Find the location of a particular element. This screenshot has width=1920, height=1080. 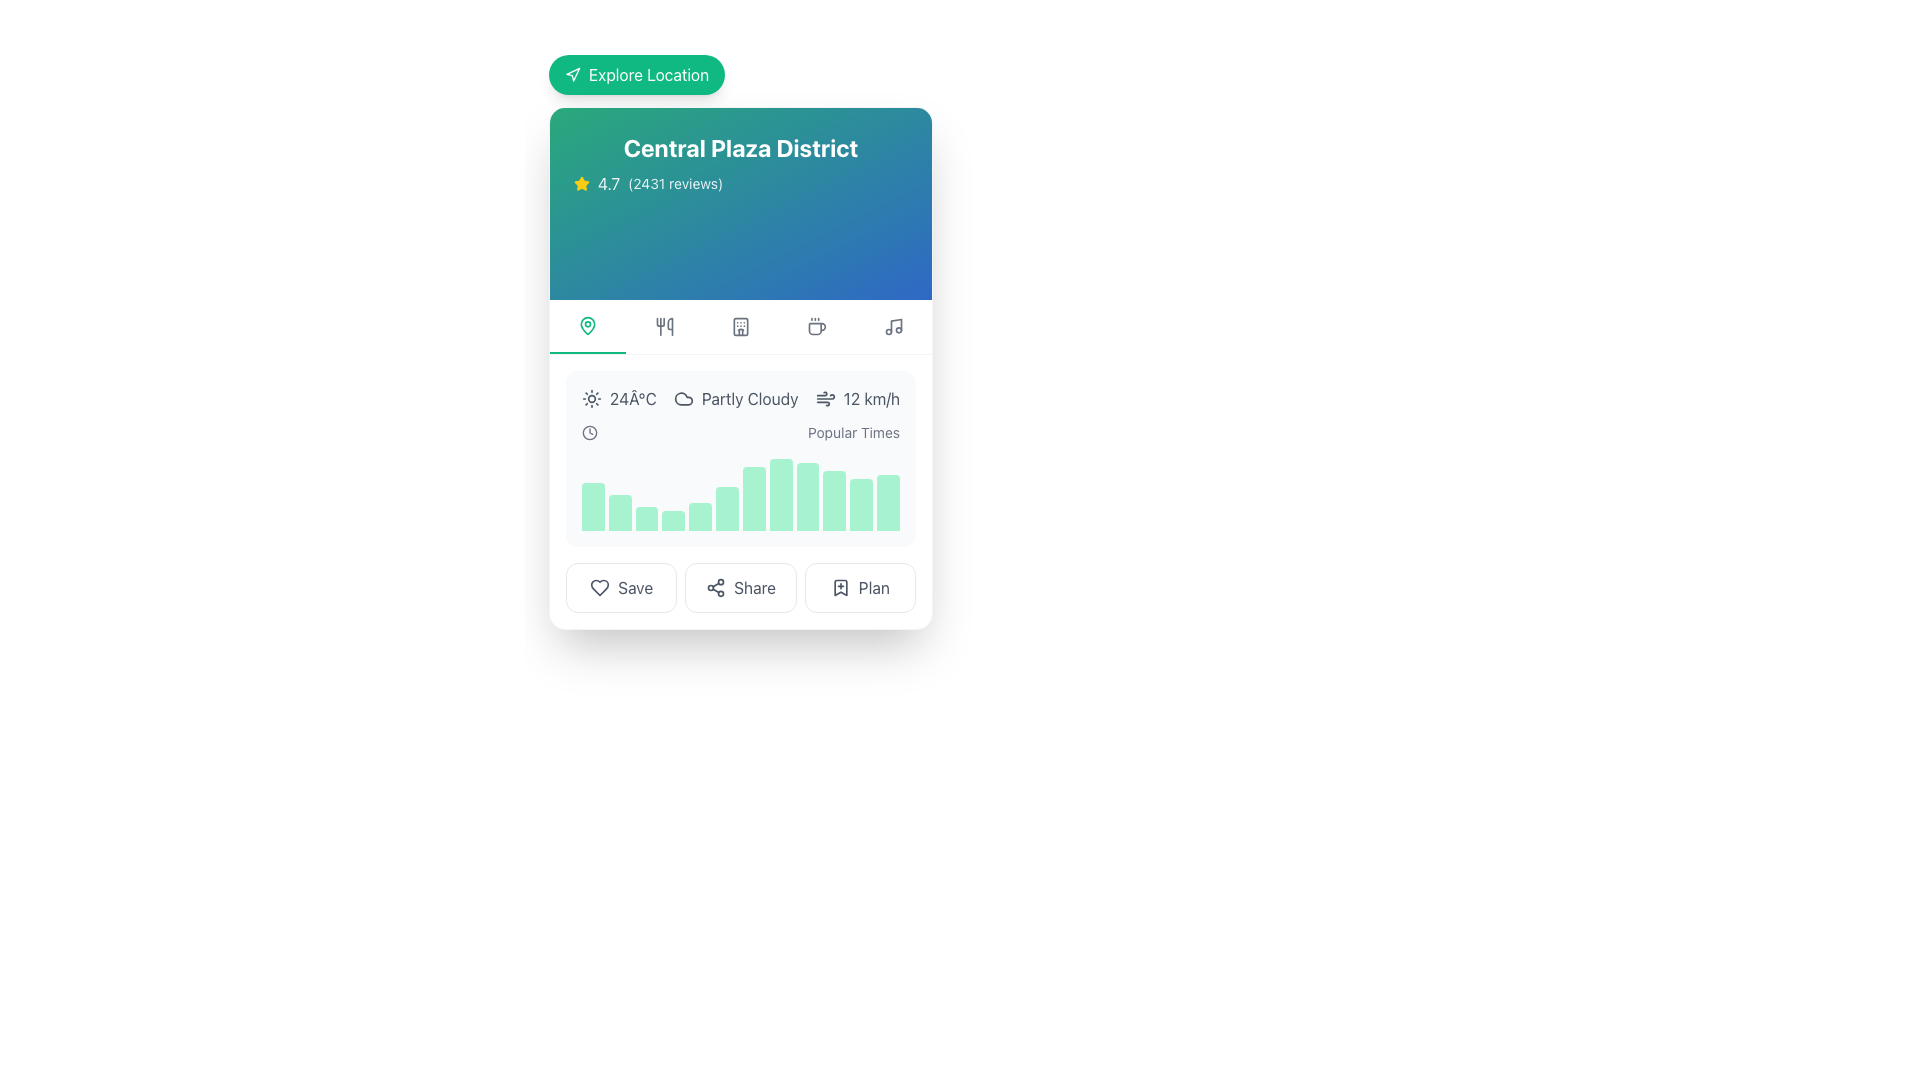

the star icon, which is styled with a yellow fill and located to the left of the textual rating value '4.7' and review count '(2431 reviews)', within the rating display area is located at coordinates (580, 184).